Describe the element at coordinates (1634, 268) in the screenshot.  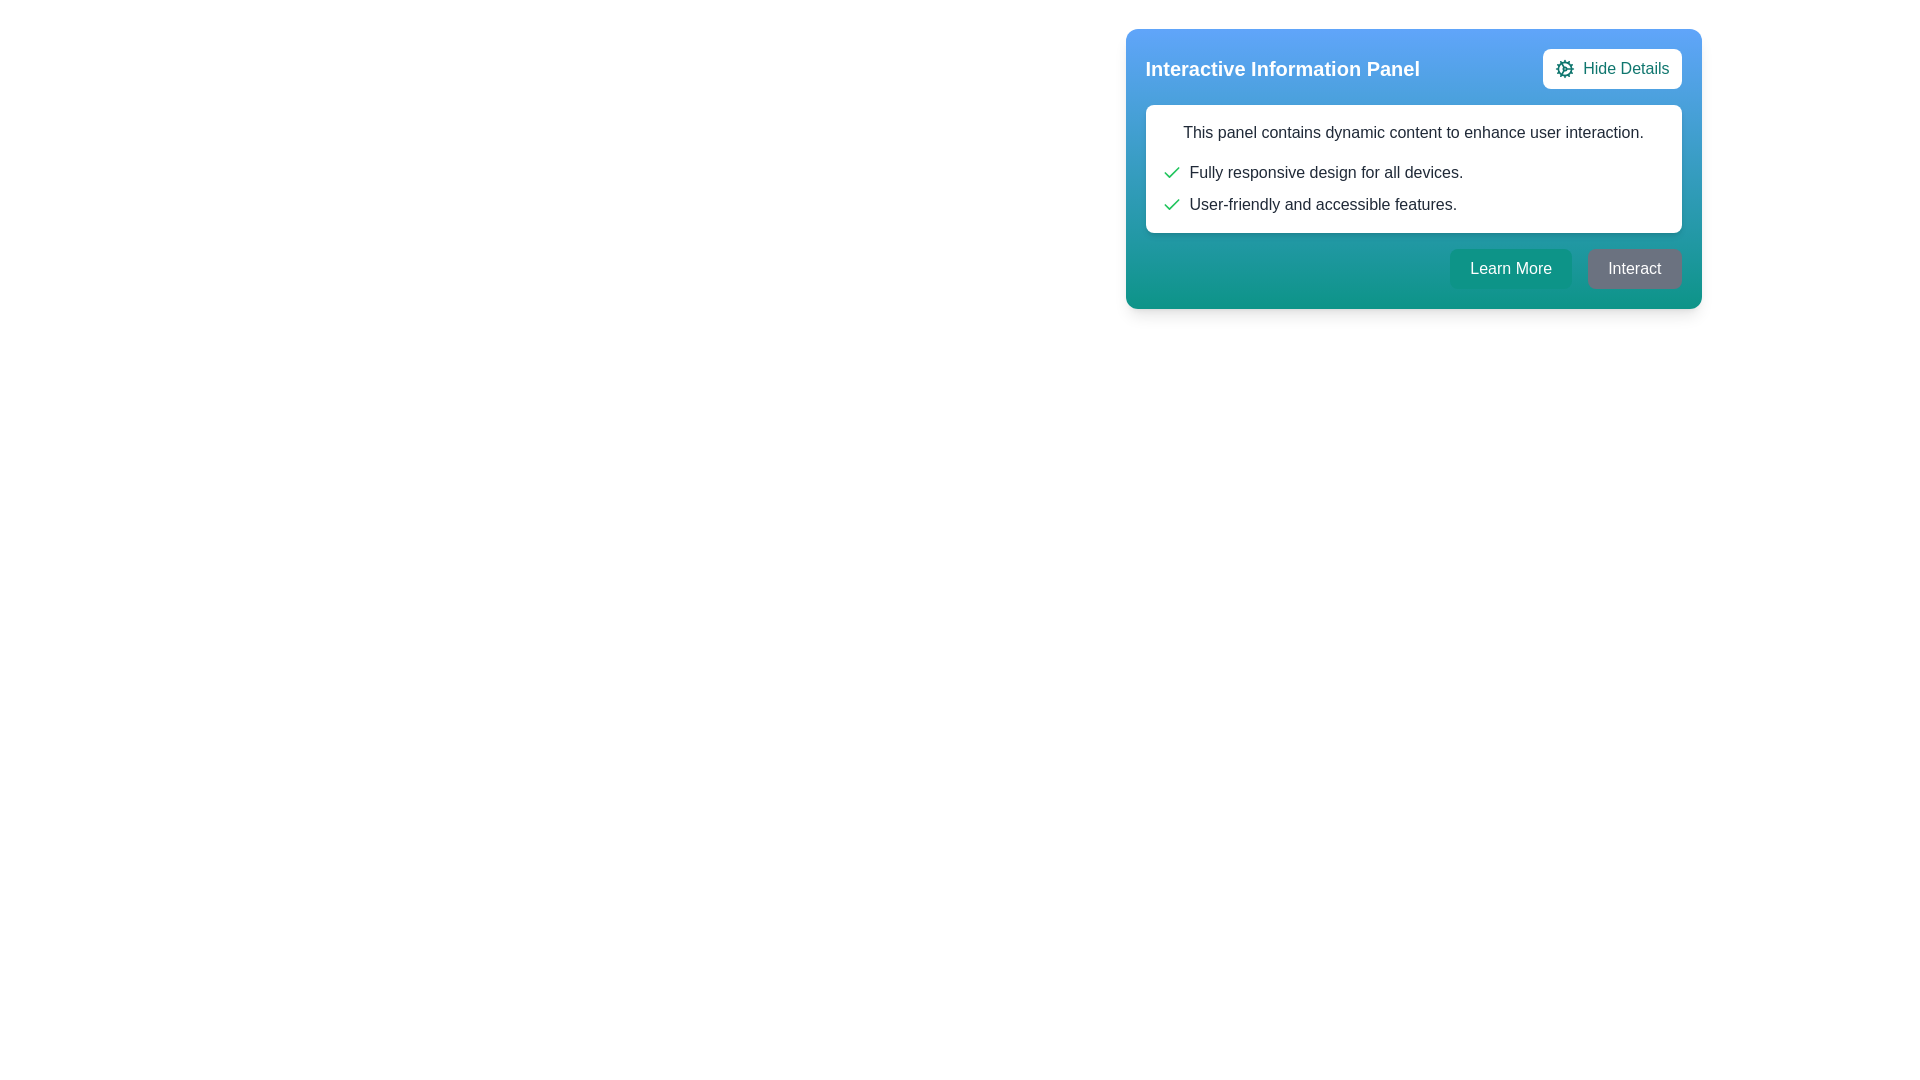
I see `the 'Interact' button located at the bottom-right corner of the panel` at that location.